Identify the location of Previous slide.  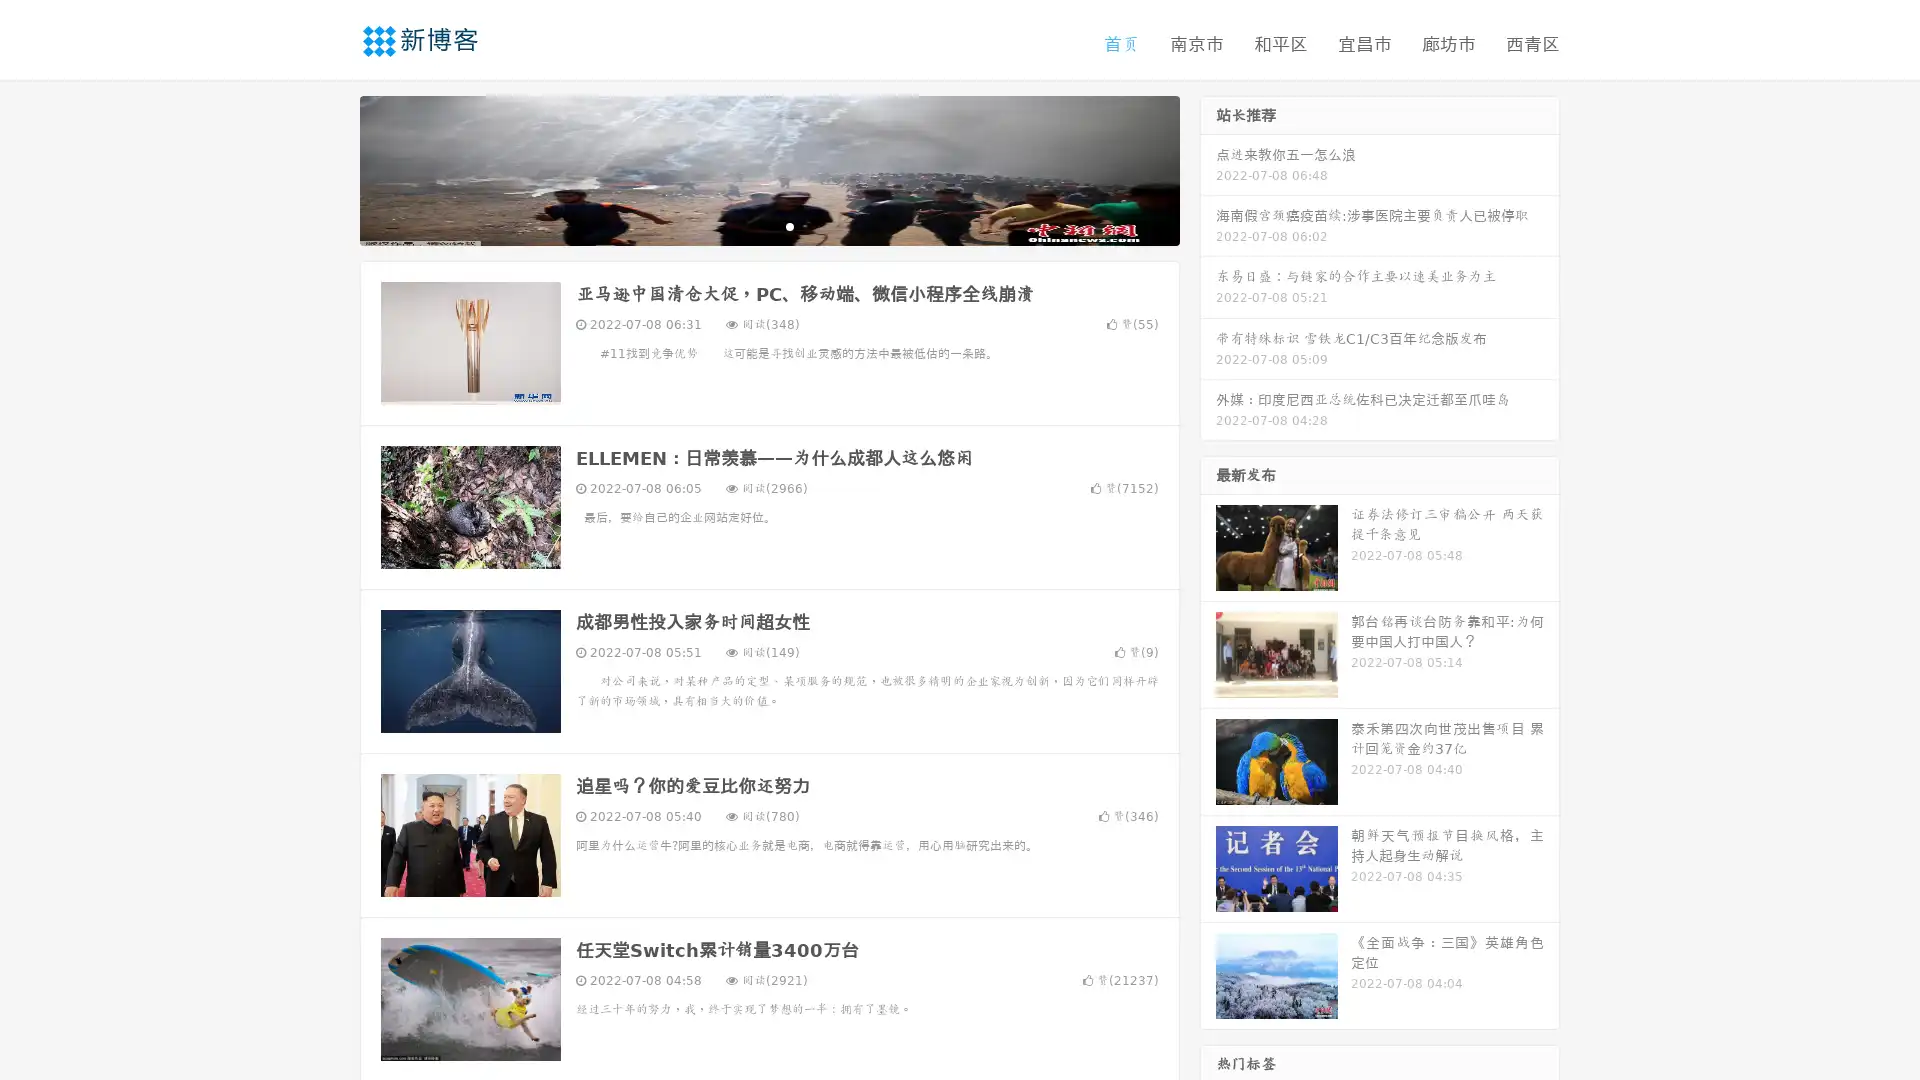
(330, 168).